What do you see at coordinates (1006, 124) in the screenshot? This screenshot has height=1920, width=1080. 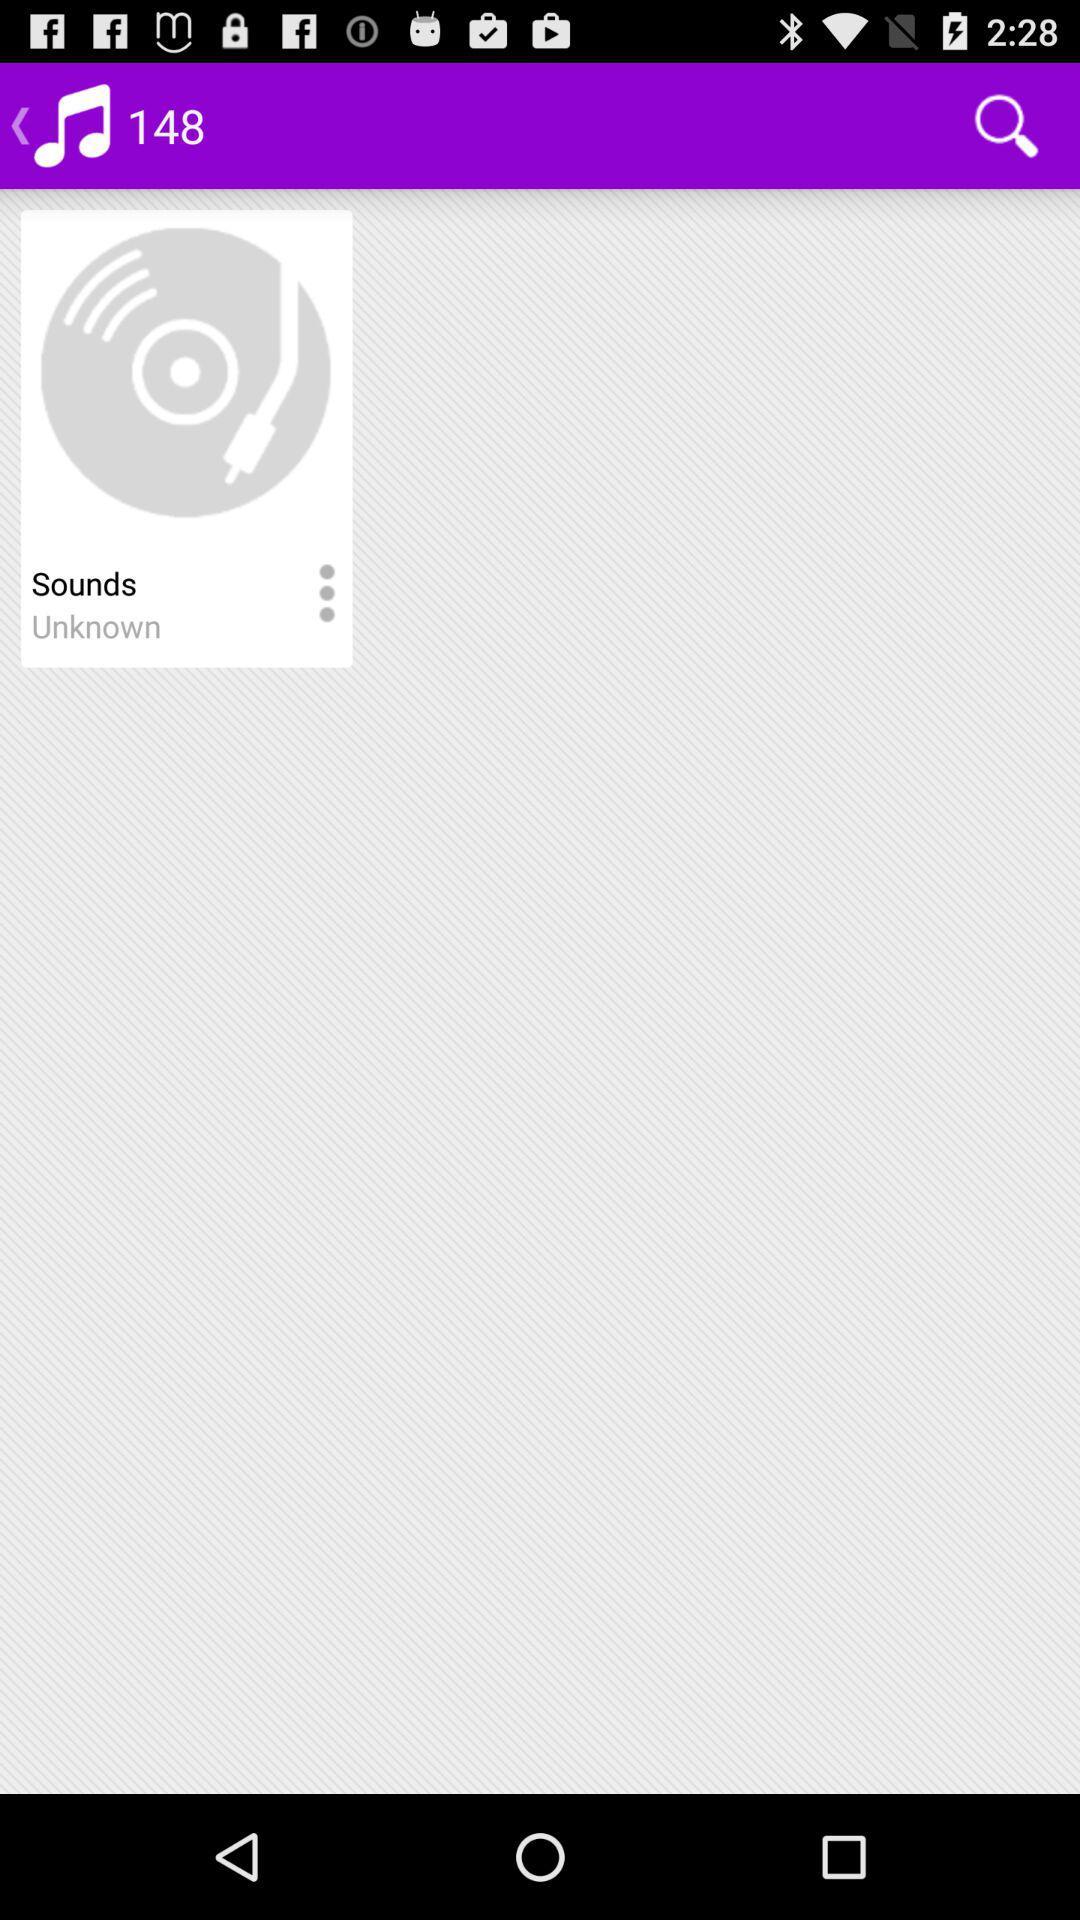 I see `the item next to 148 app` at bounding box center [1006, 124].